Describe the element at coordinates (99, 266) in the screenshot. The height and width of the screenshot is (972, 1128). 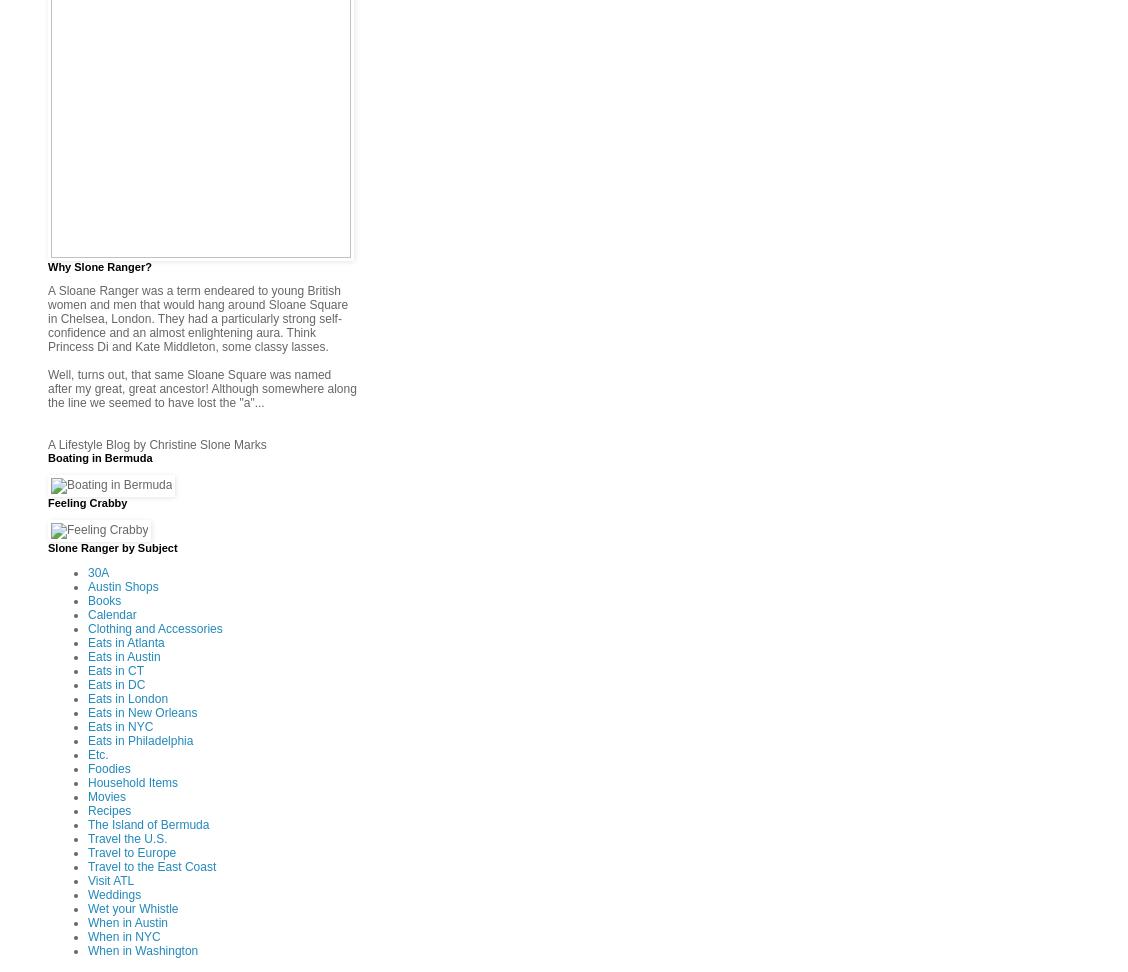
I see `'Why Slone Ranger?'` at that location.